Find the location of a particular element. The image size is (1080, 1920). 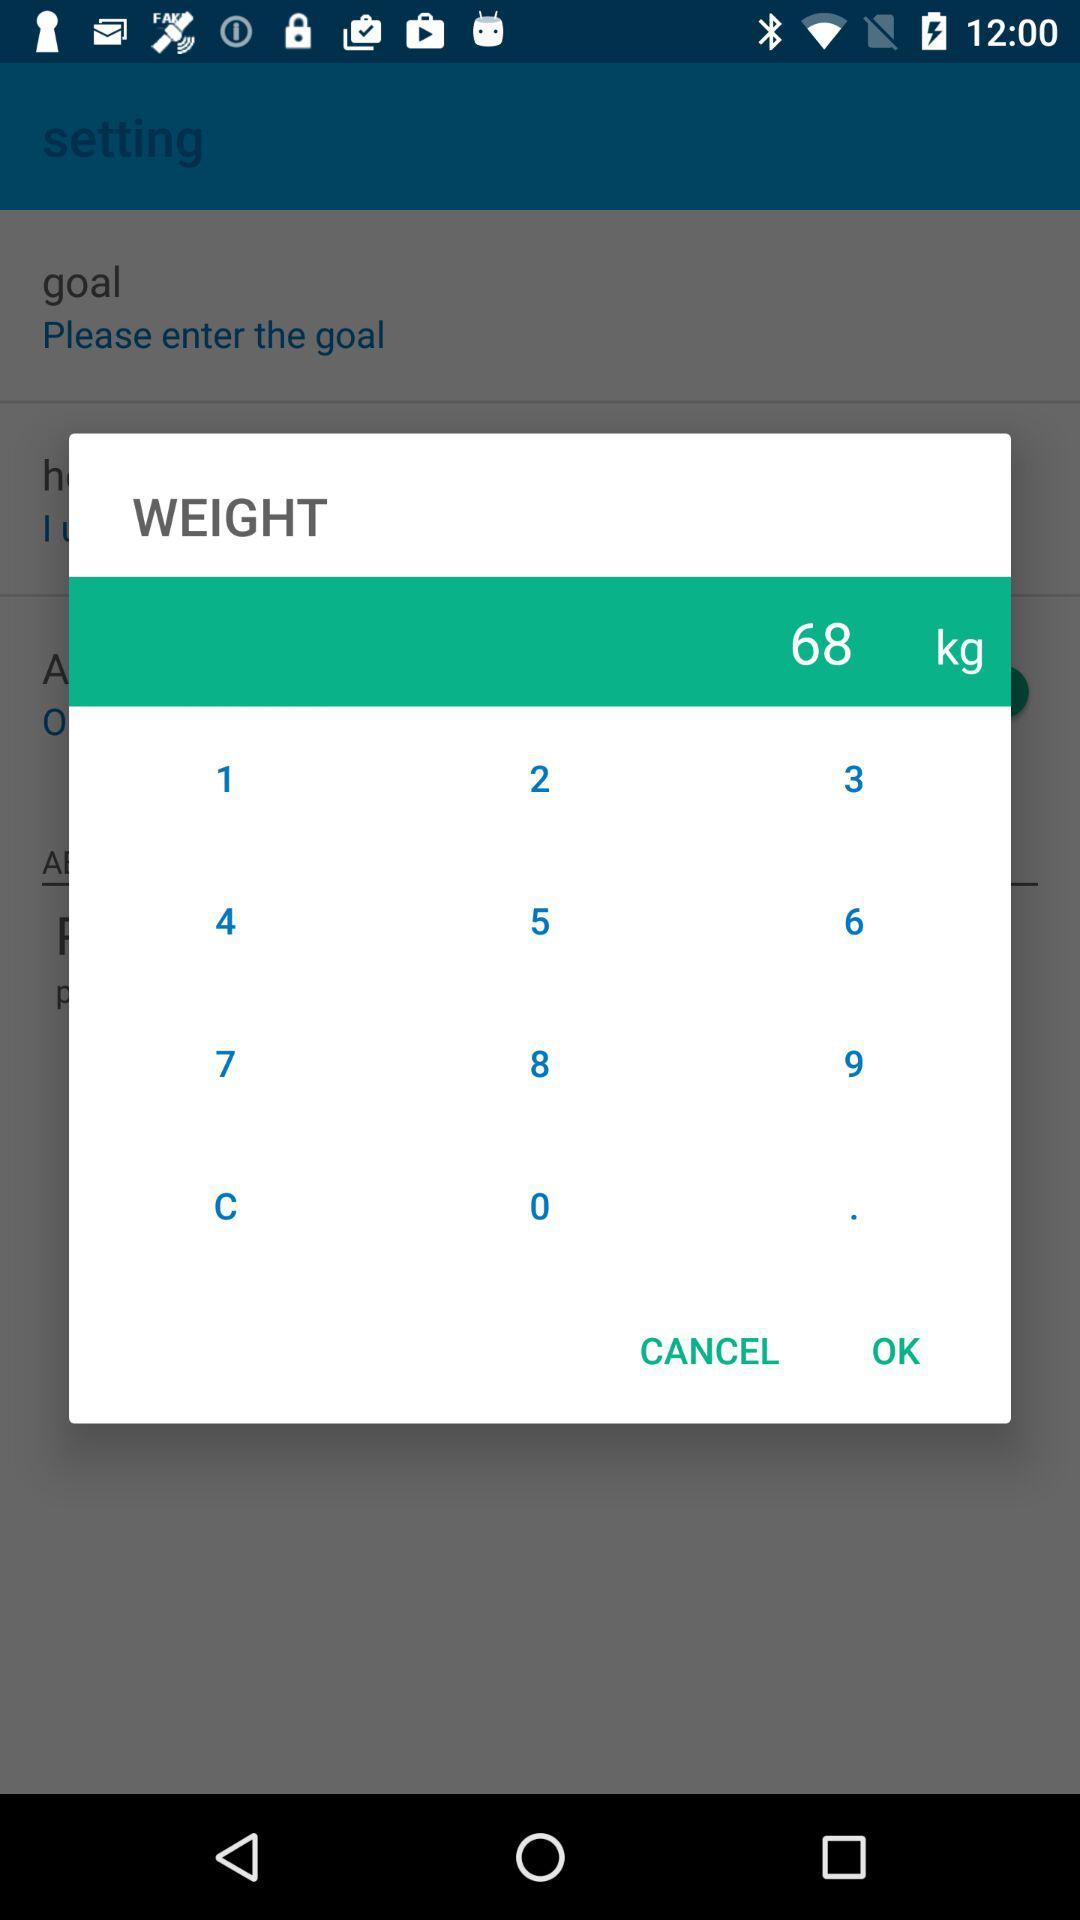

the 0 item is located at coordinates (540, 1204).